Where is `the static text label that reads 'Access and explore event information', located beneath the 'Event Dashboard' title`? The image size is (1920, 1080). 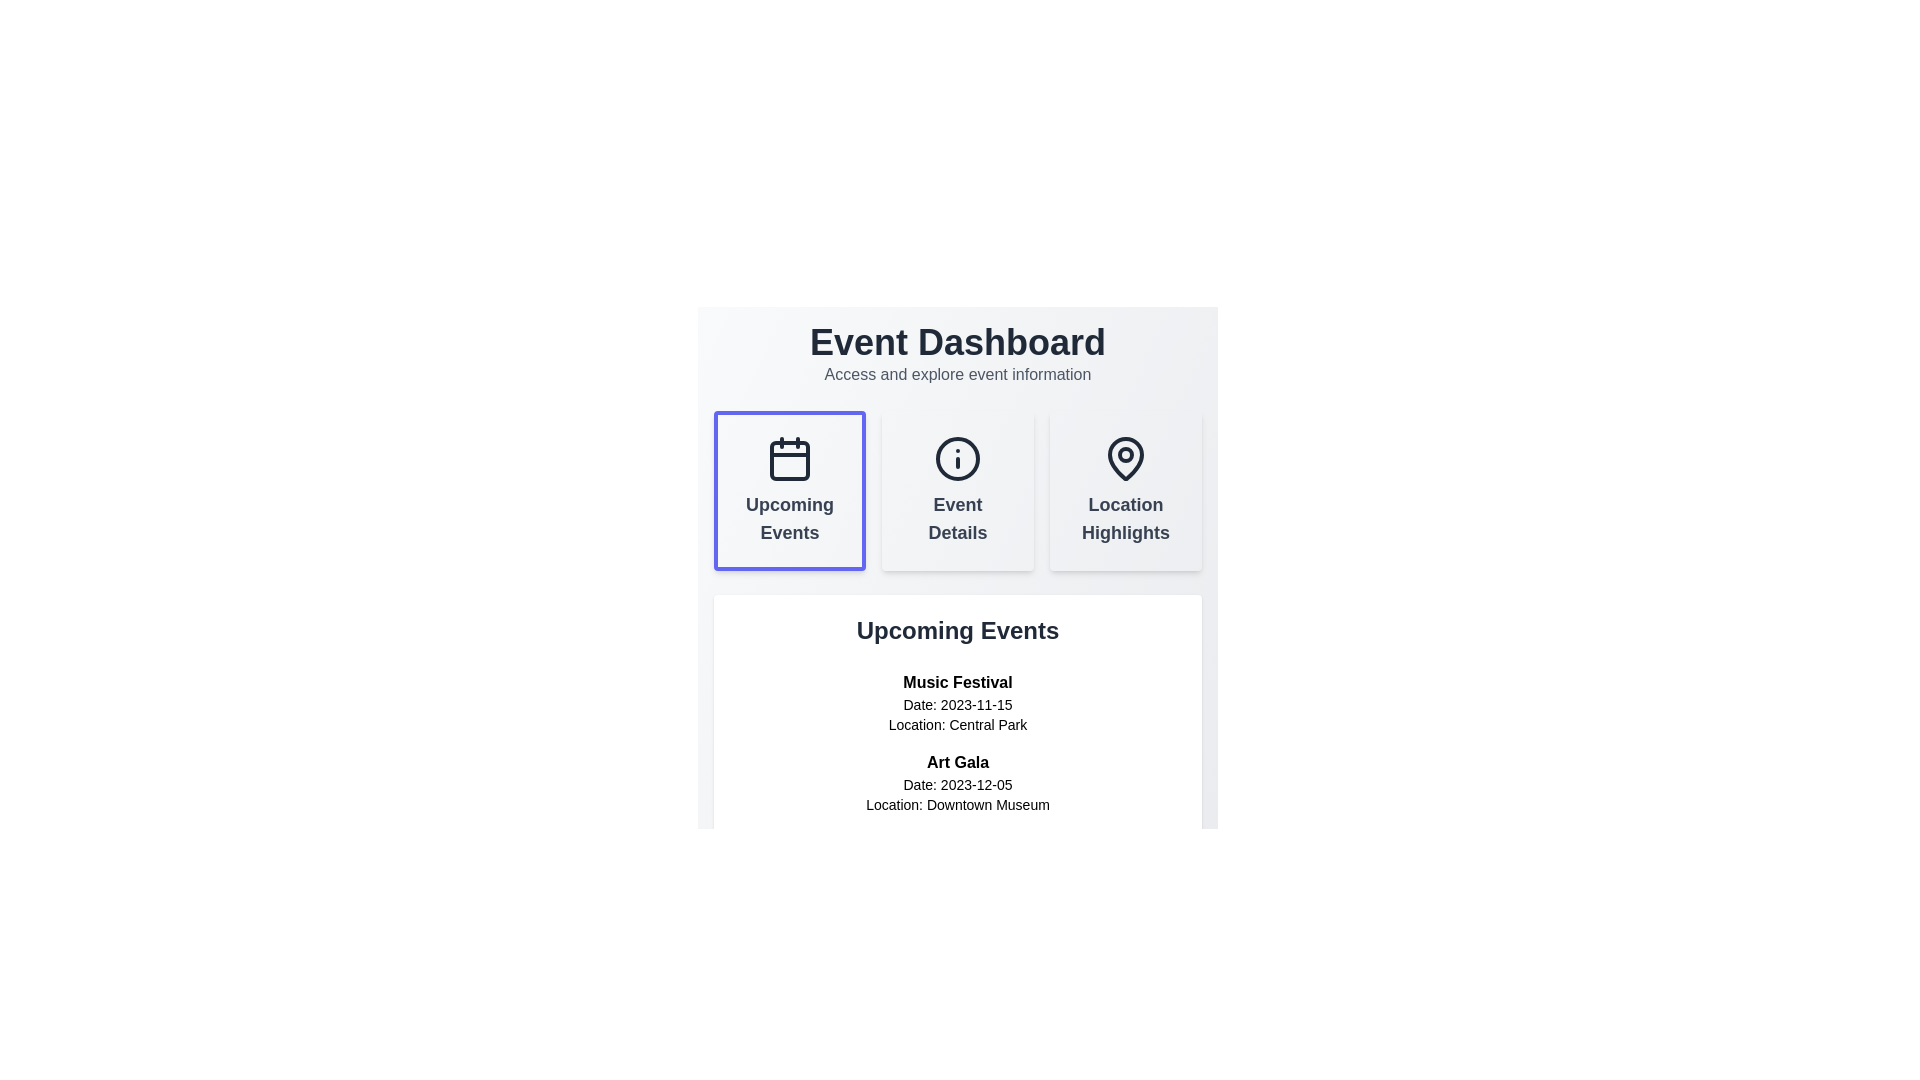
the static text label that reads 'Access and explore event information', located beneath the 'Event Dashboard' title is located at coordinates (957, 374).